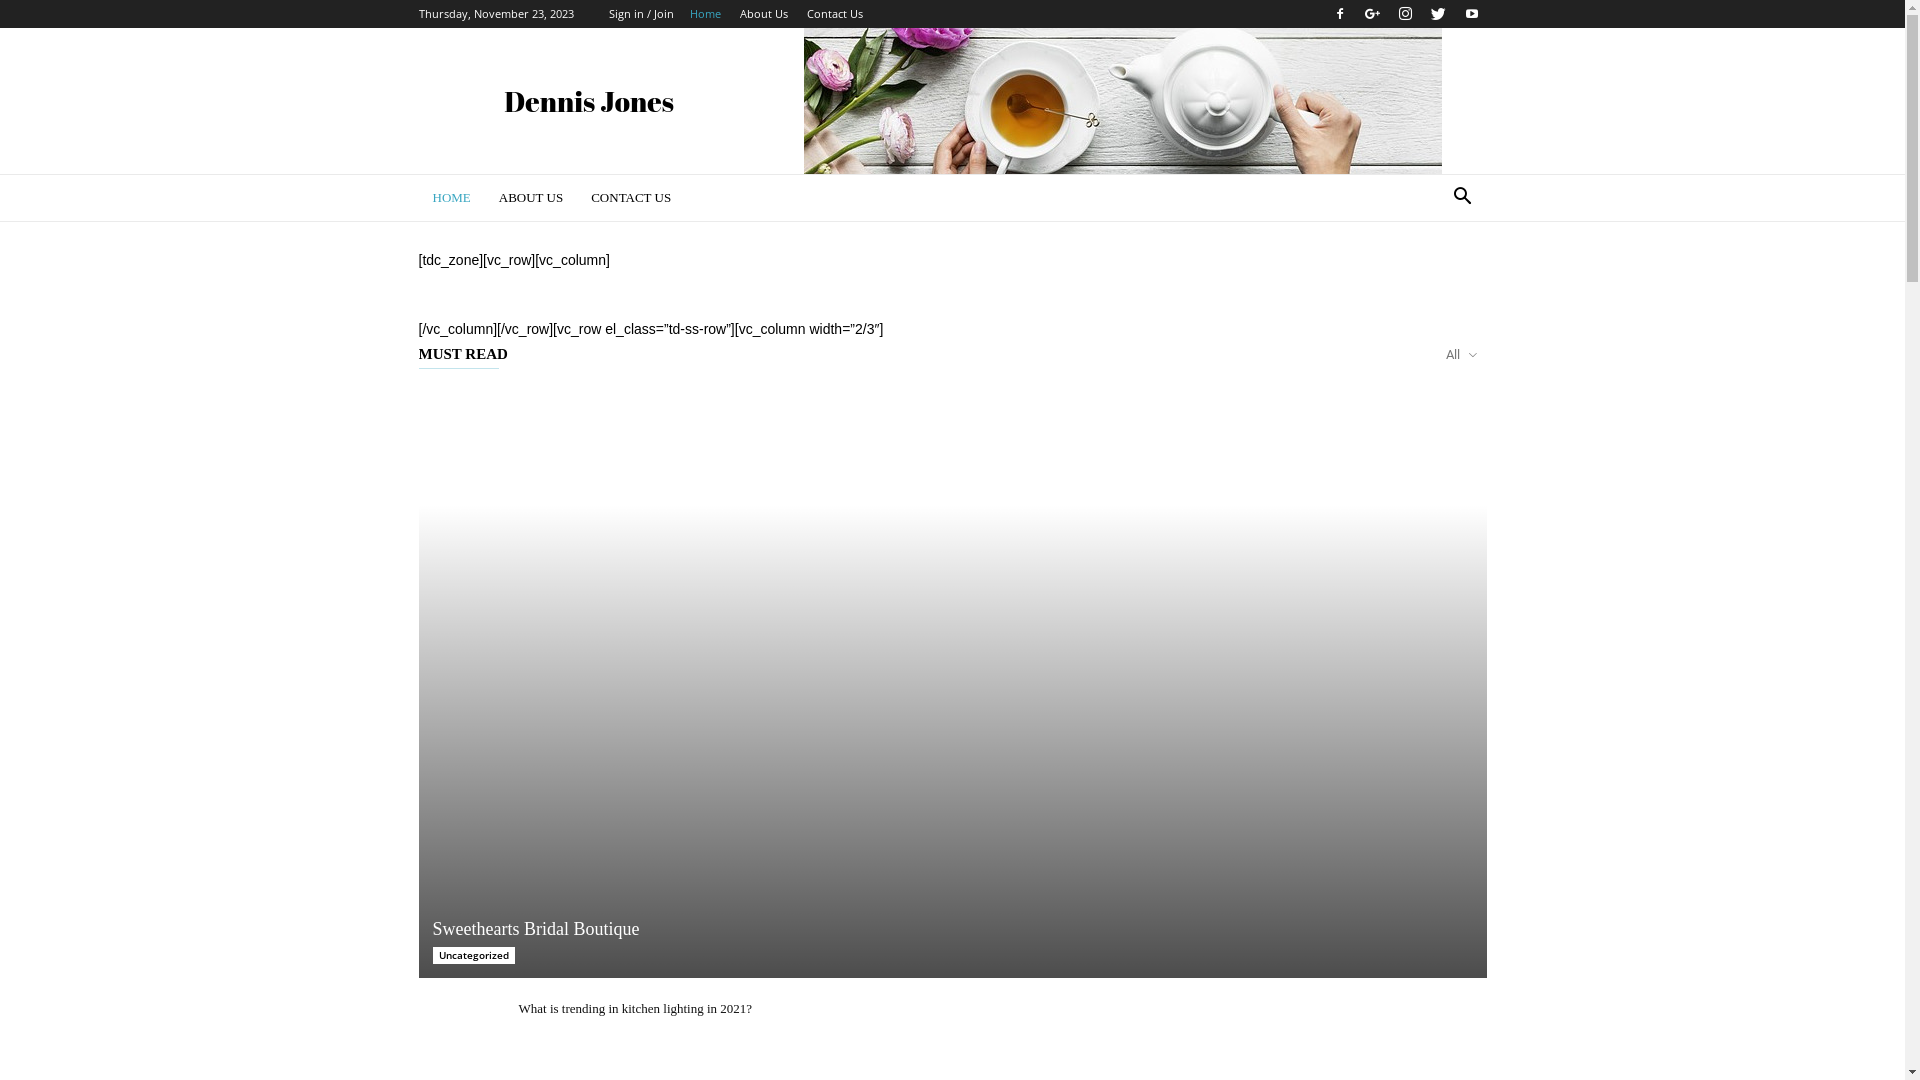 The image size is (1920, 1080). I want to click on 'Sweethearts Bridal Boutique', so click(535, 929).